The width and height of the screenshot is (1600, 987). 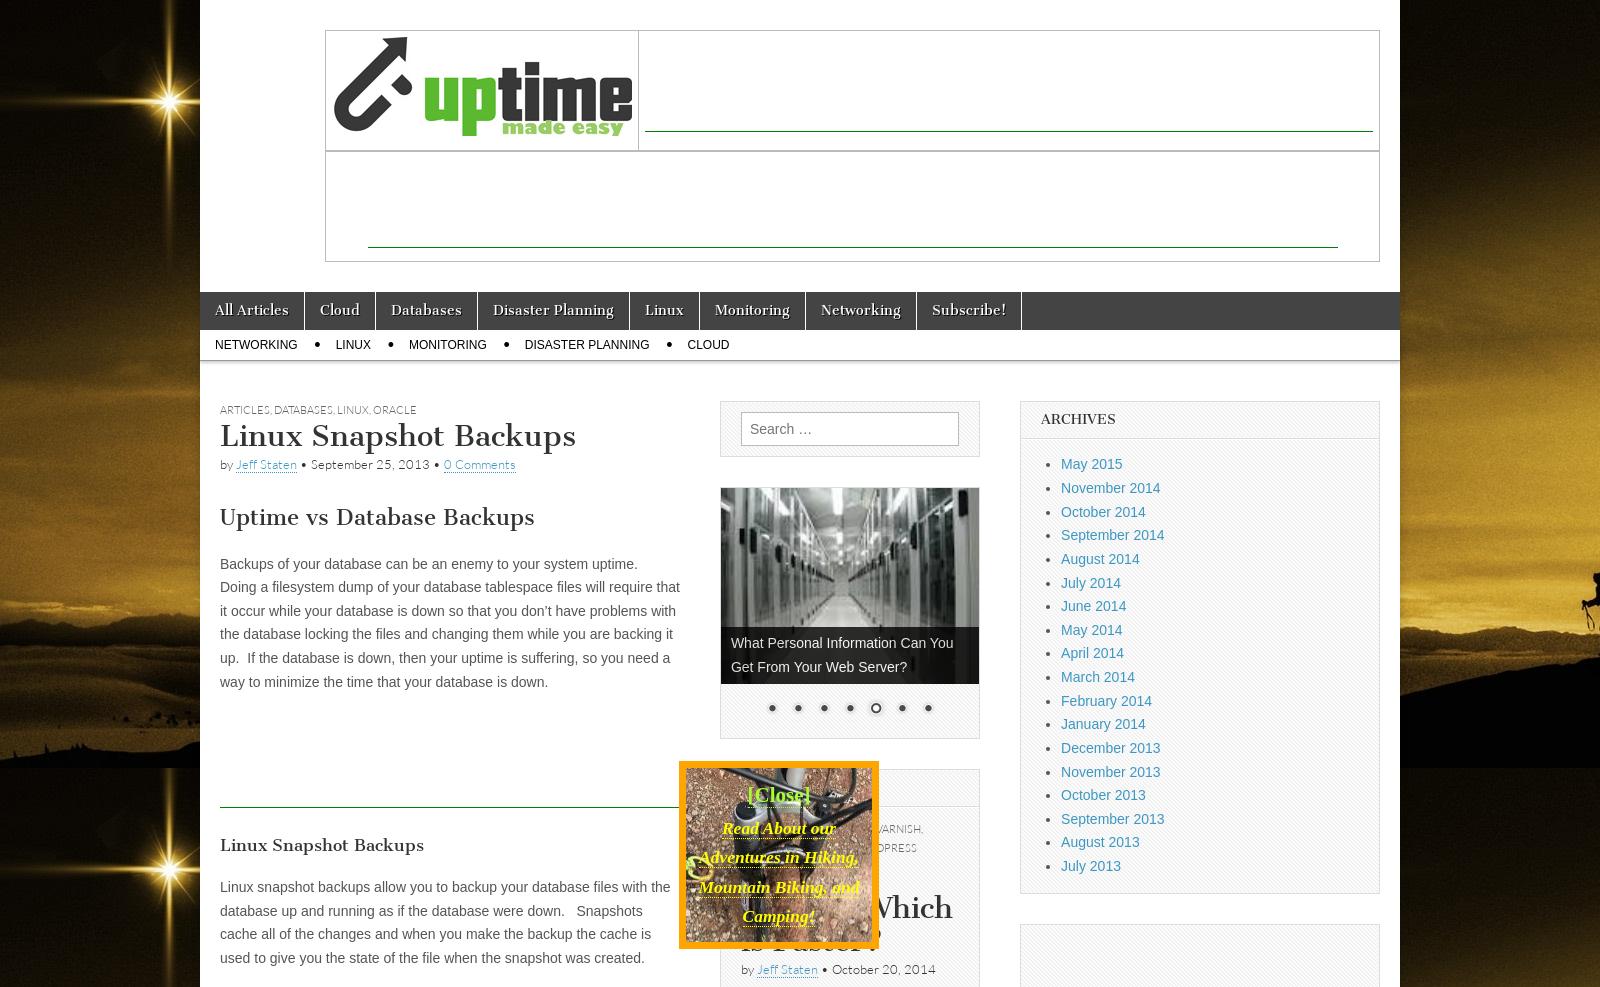 What do you see at coordinates (1110, 486) in the screenshot?
I see `'November 2014'` at bounding box center [1110, 486].